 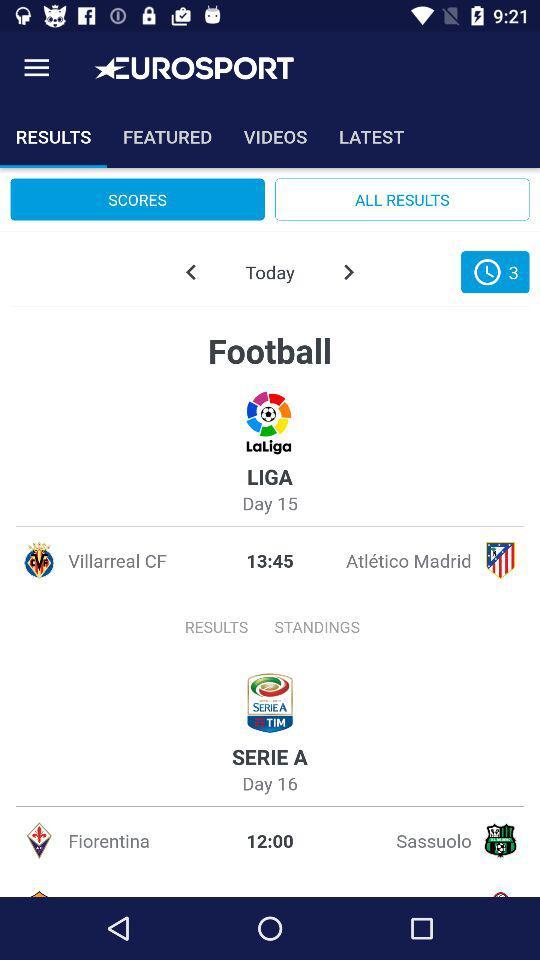 What do you see at coordinates (136, 199) in the screenshot?
I see `item next to the all results` at bounding box center [136, 199].